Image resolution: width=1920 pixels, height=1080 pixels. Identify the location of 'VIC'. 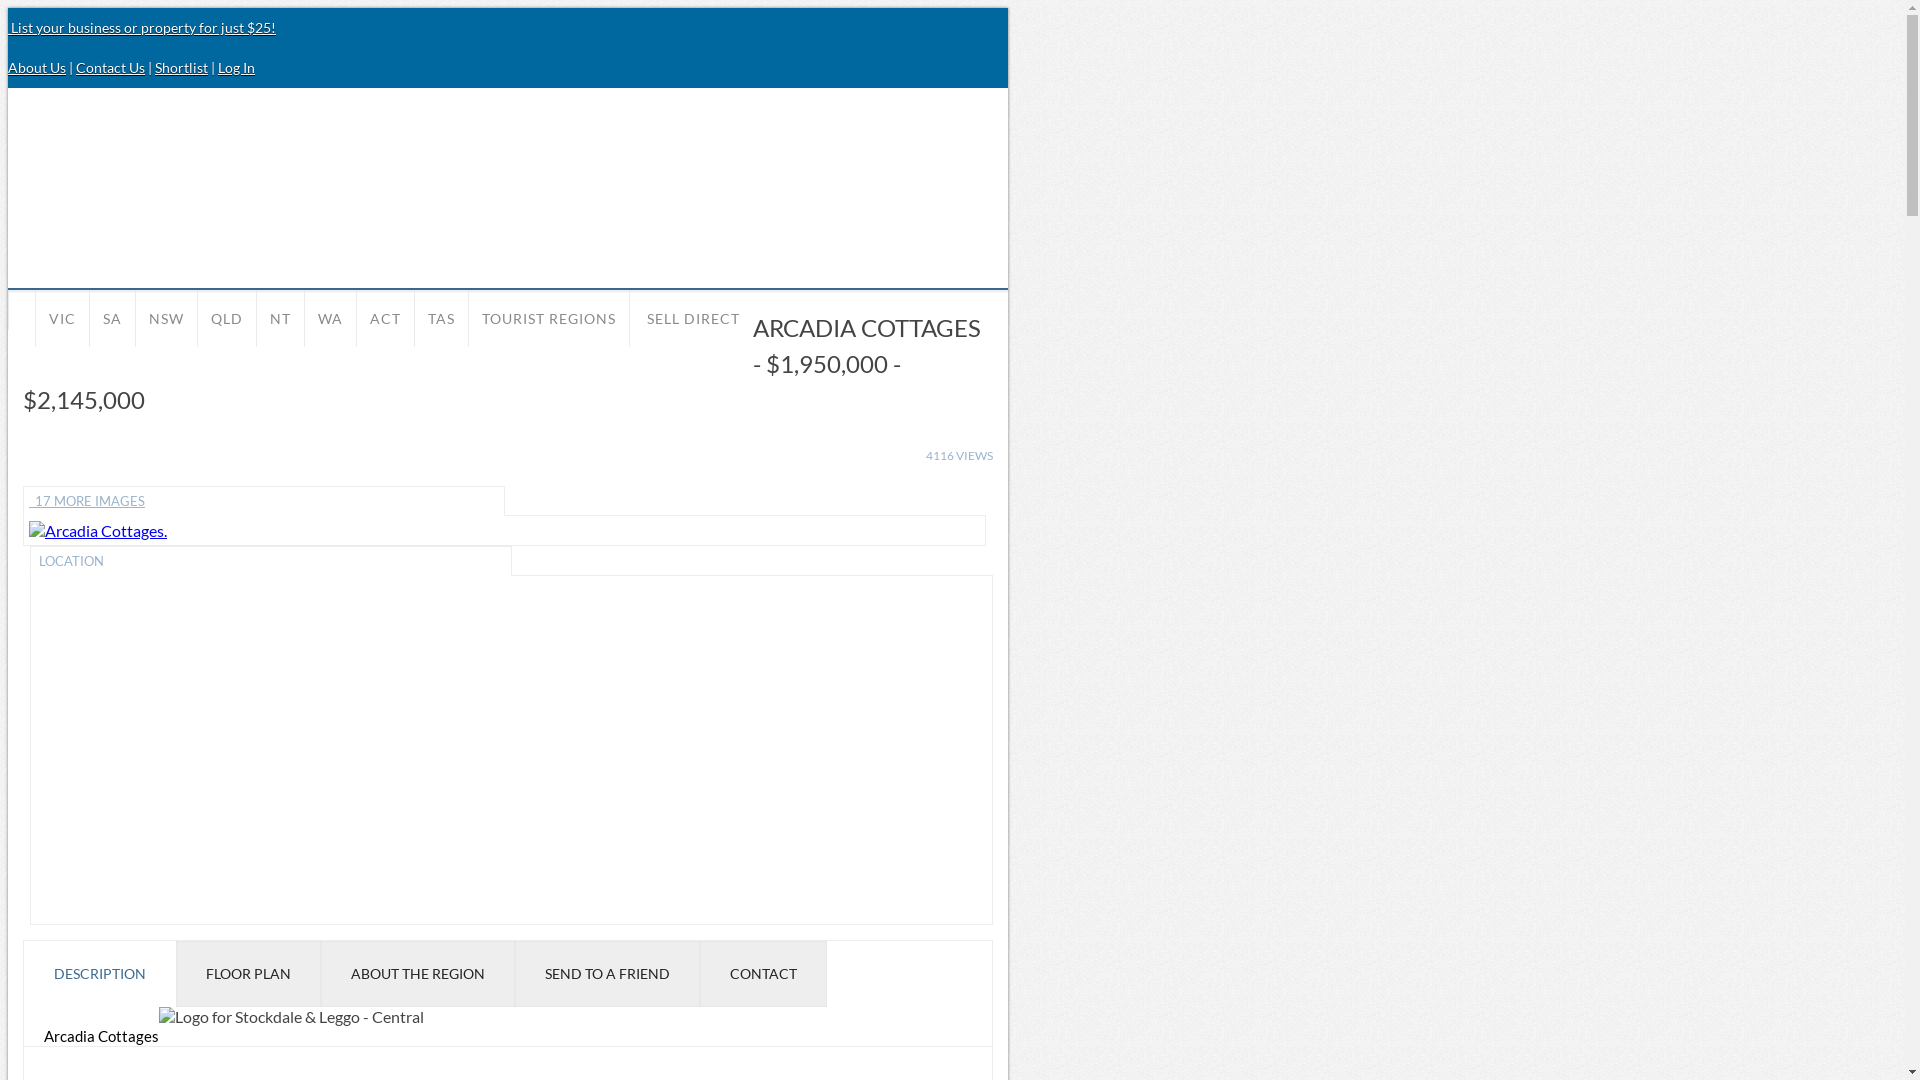
(62, 317).